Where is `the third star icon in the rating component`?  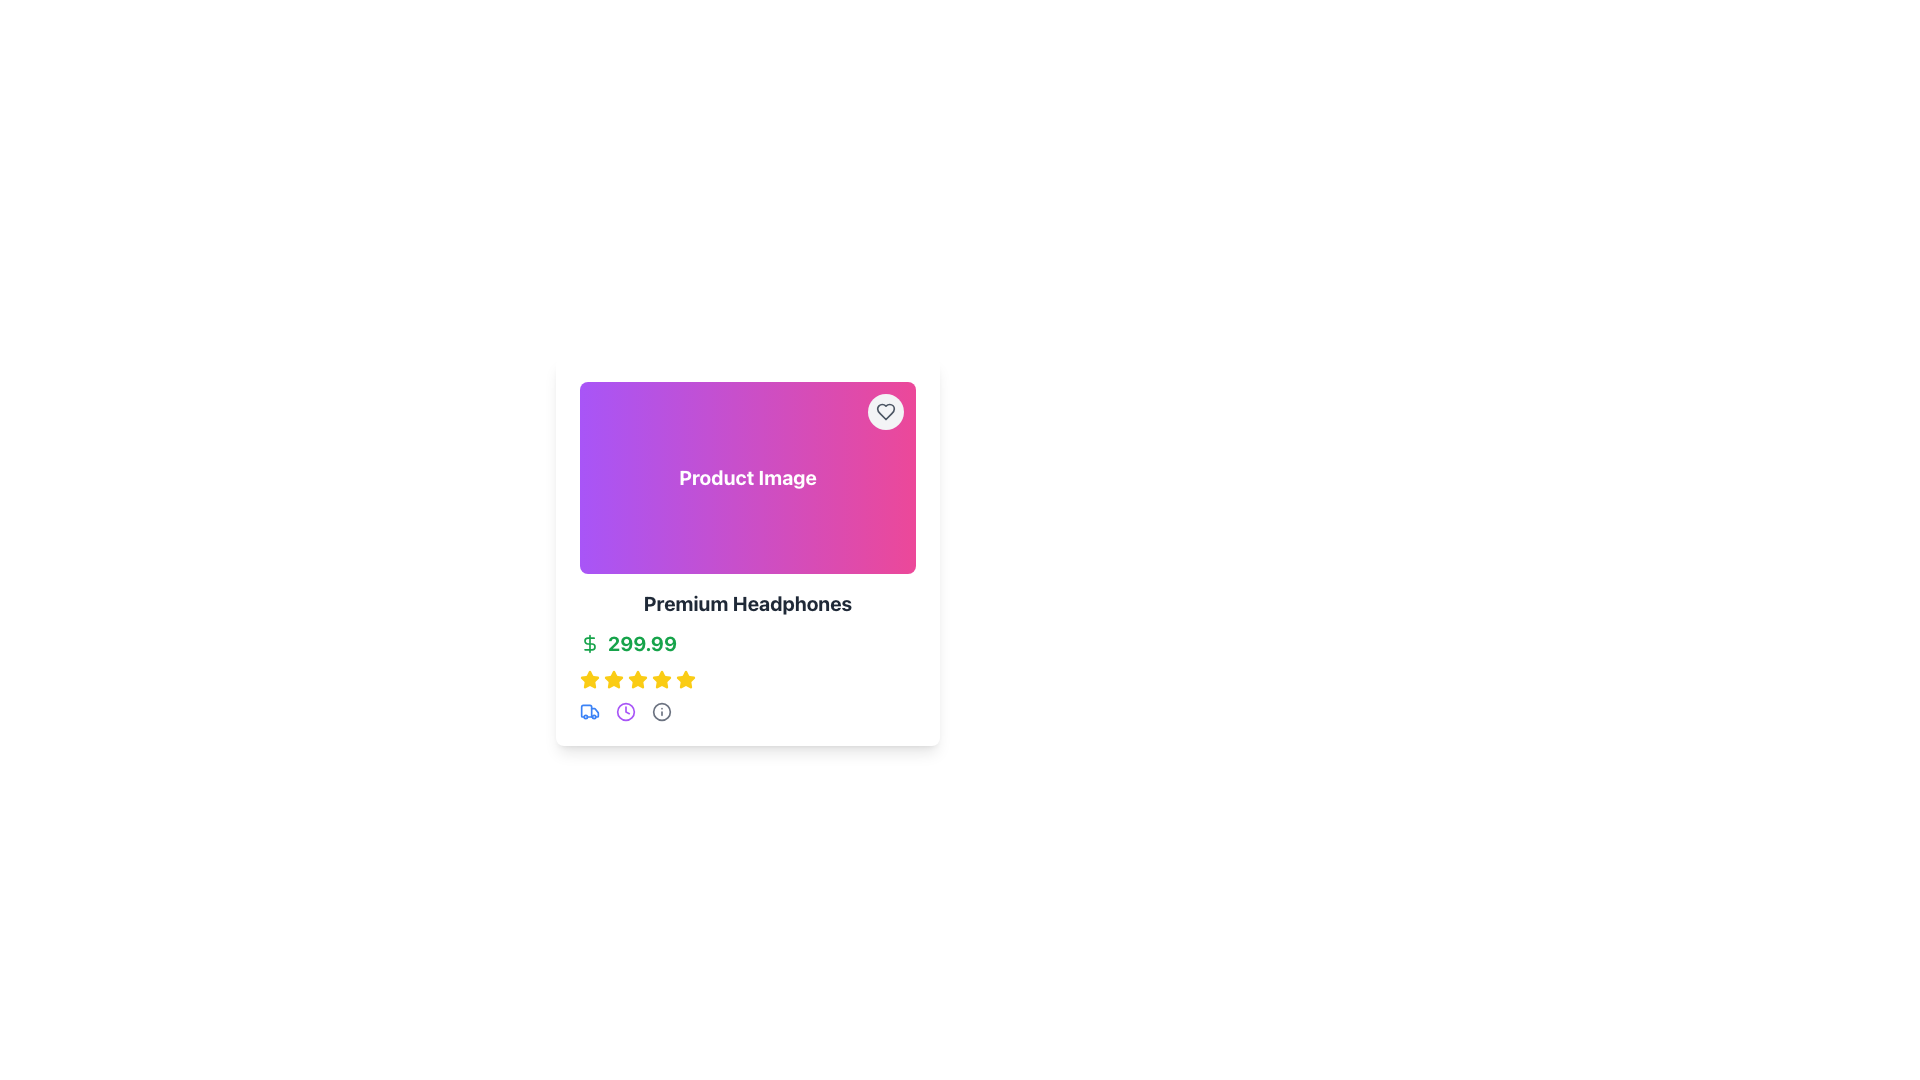 the third star icon in the rating component is located at coordinates (613, 678).